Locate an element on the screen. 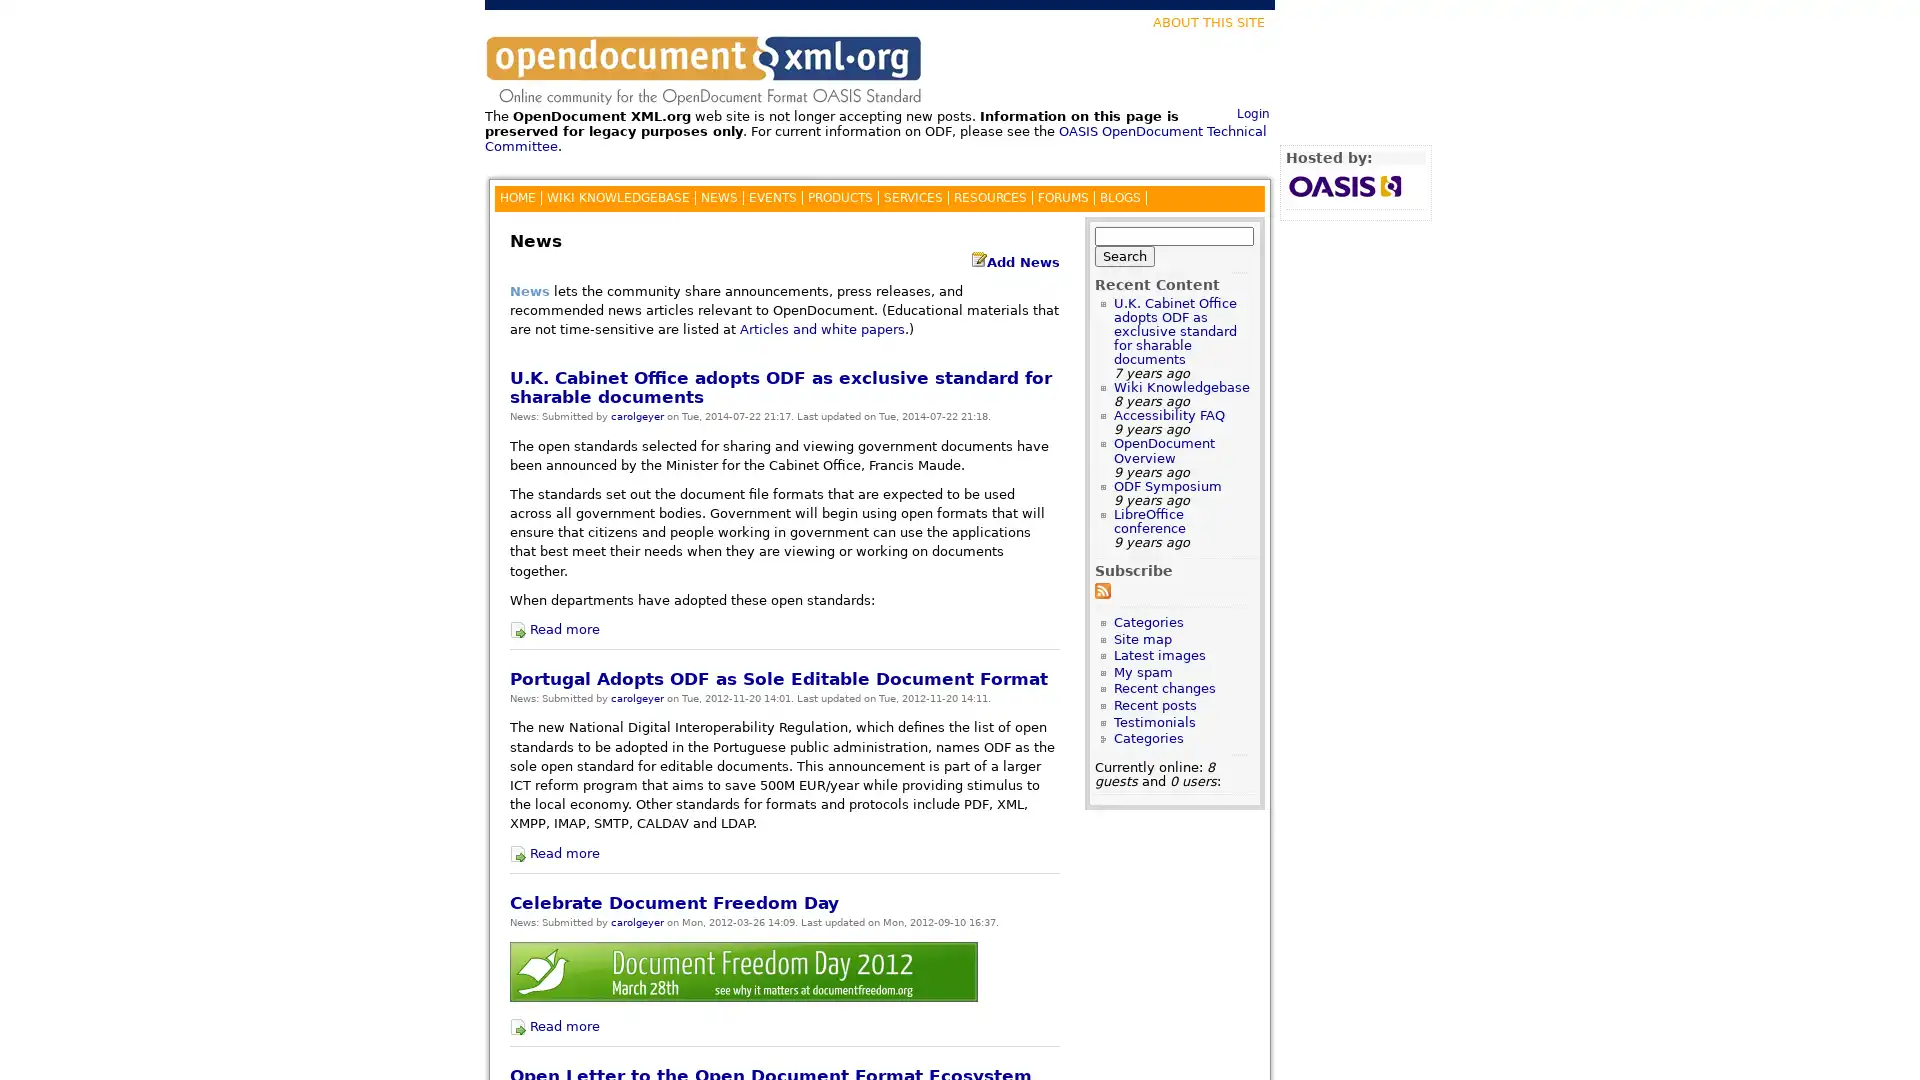  Search is located at coordinates (1124, 254).